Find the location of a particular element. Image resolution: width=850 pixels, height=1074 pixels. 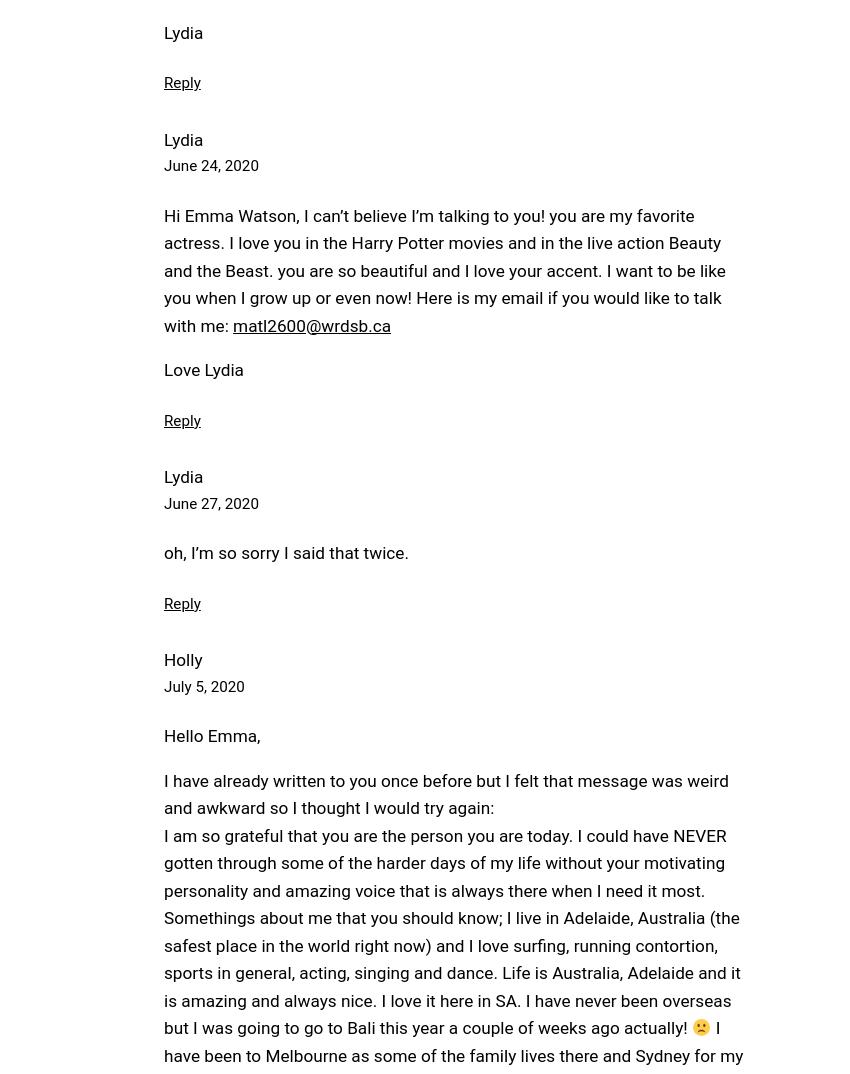

'I am so grateful that you are the person you are today. I could have NEVER gotten through some of the harder days of my life without your motivating personality and amazing voice that is always there when I need it most.' is located at coordinates (443, 861).